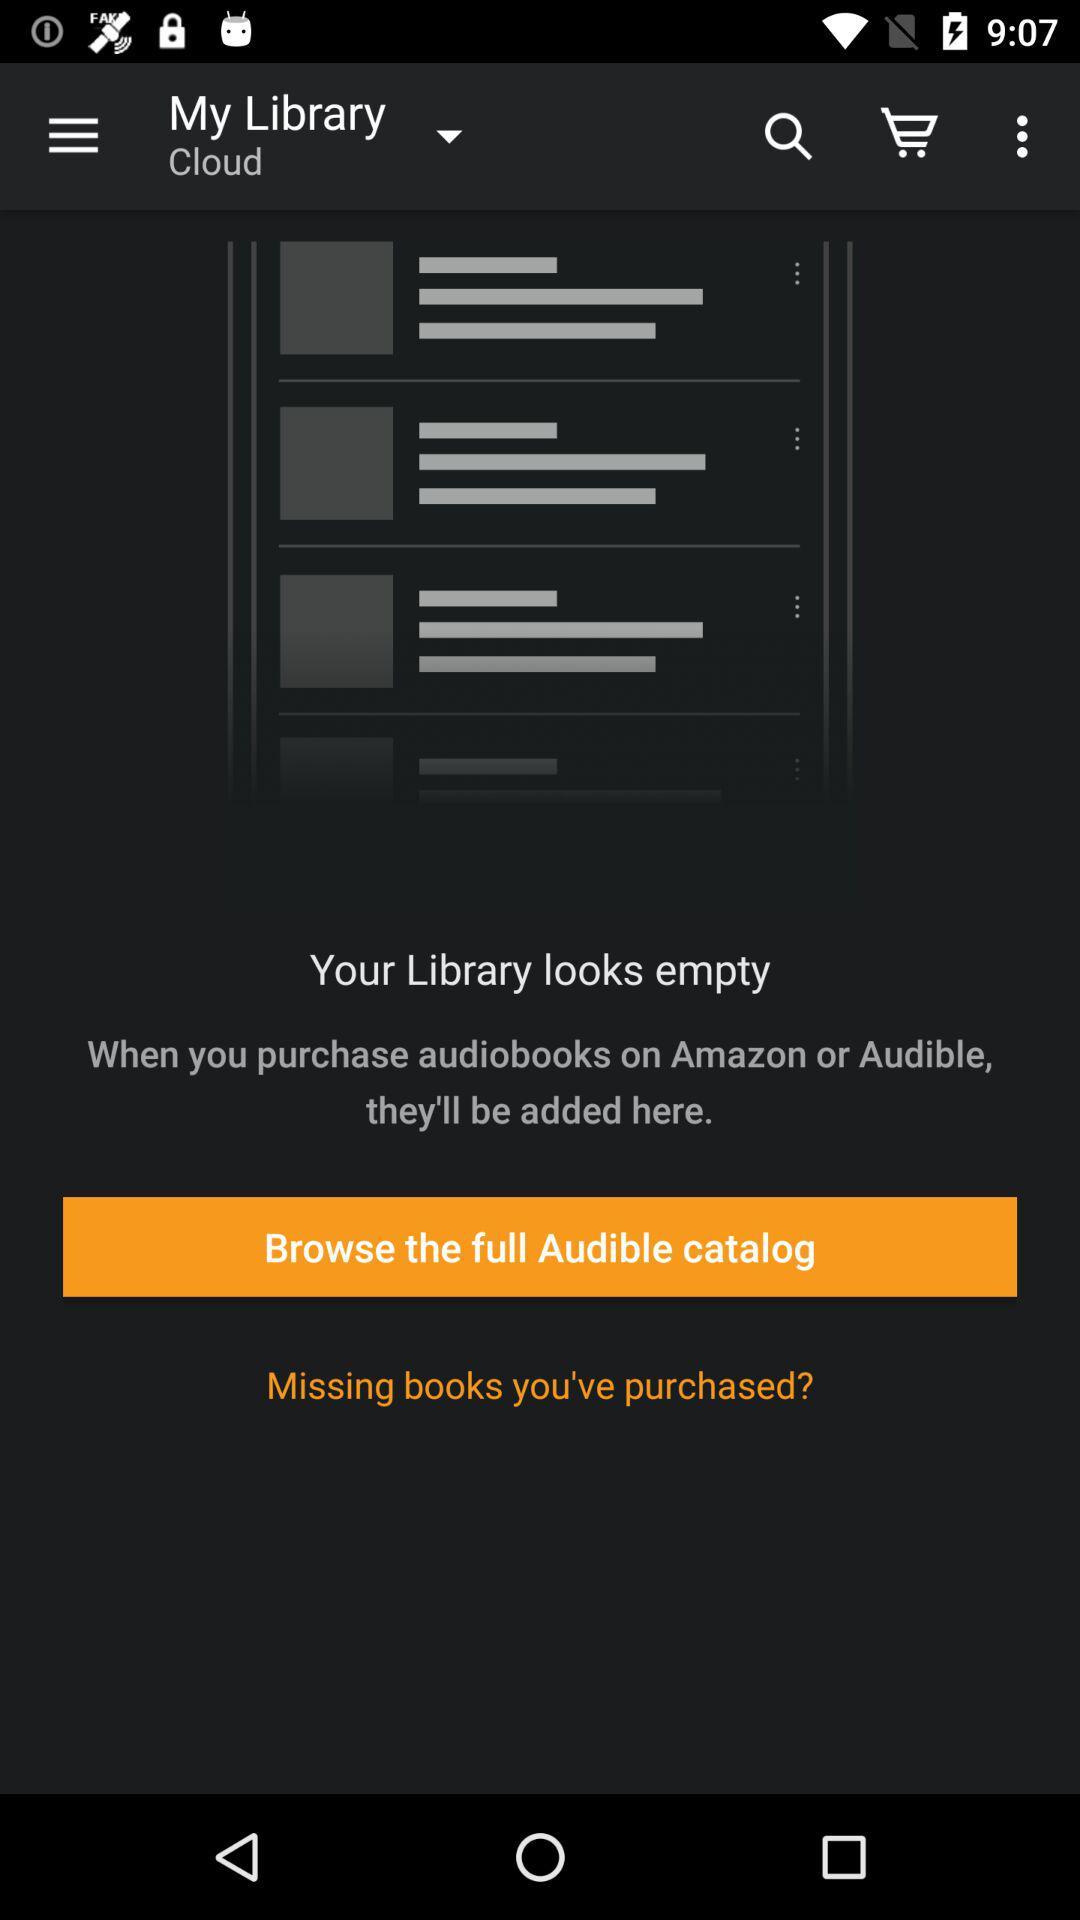  I want to click on item above missing books you item, so click(540, 1245).